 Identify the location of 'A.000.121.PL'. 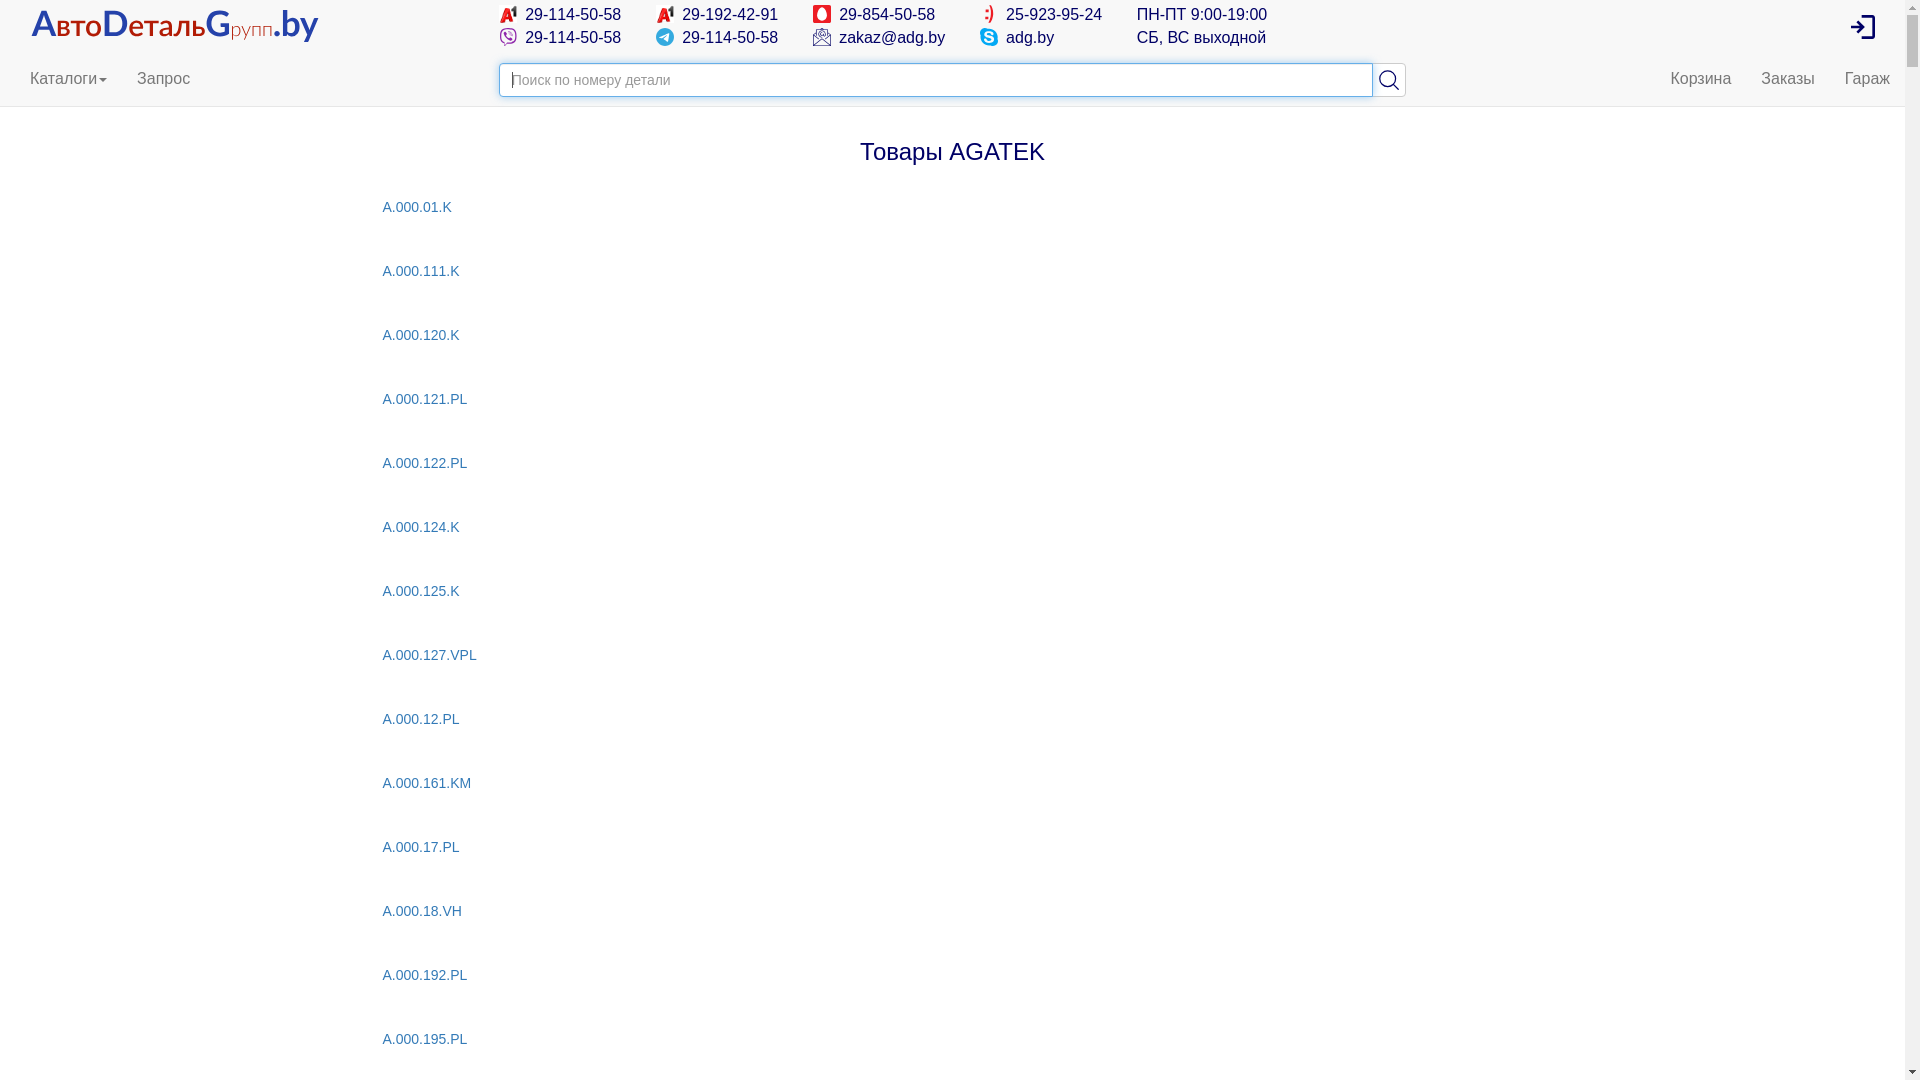
(382, 398).